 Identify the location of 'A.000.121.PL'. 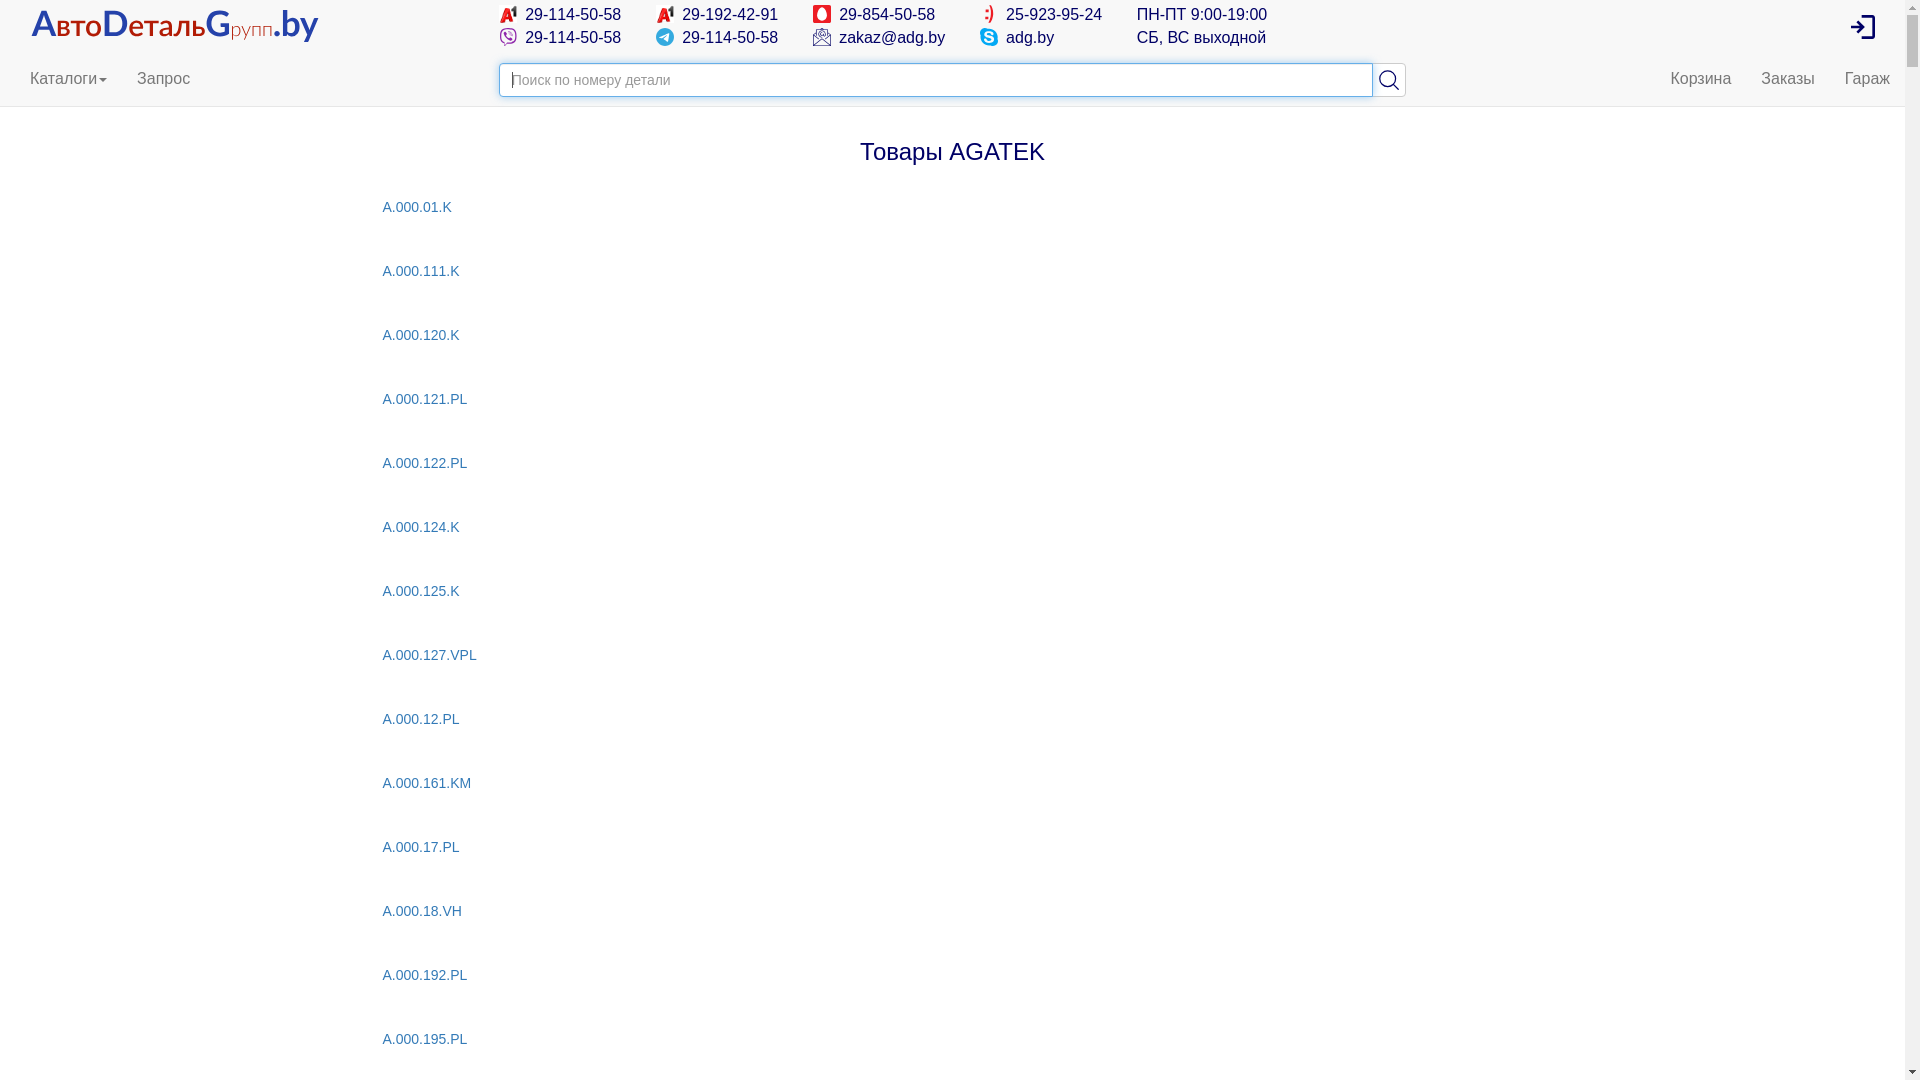
(382, 398).